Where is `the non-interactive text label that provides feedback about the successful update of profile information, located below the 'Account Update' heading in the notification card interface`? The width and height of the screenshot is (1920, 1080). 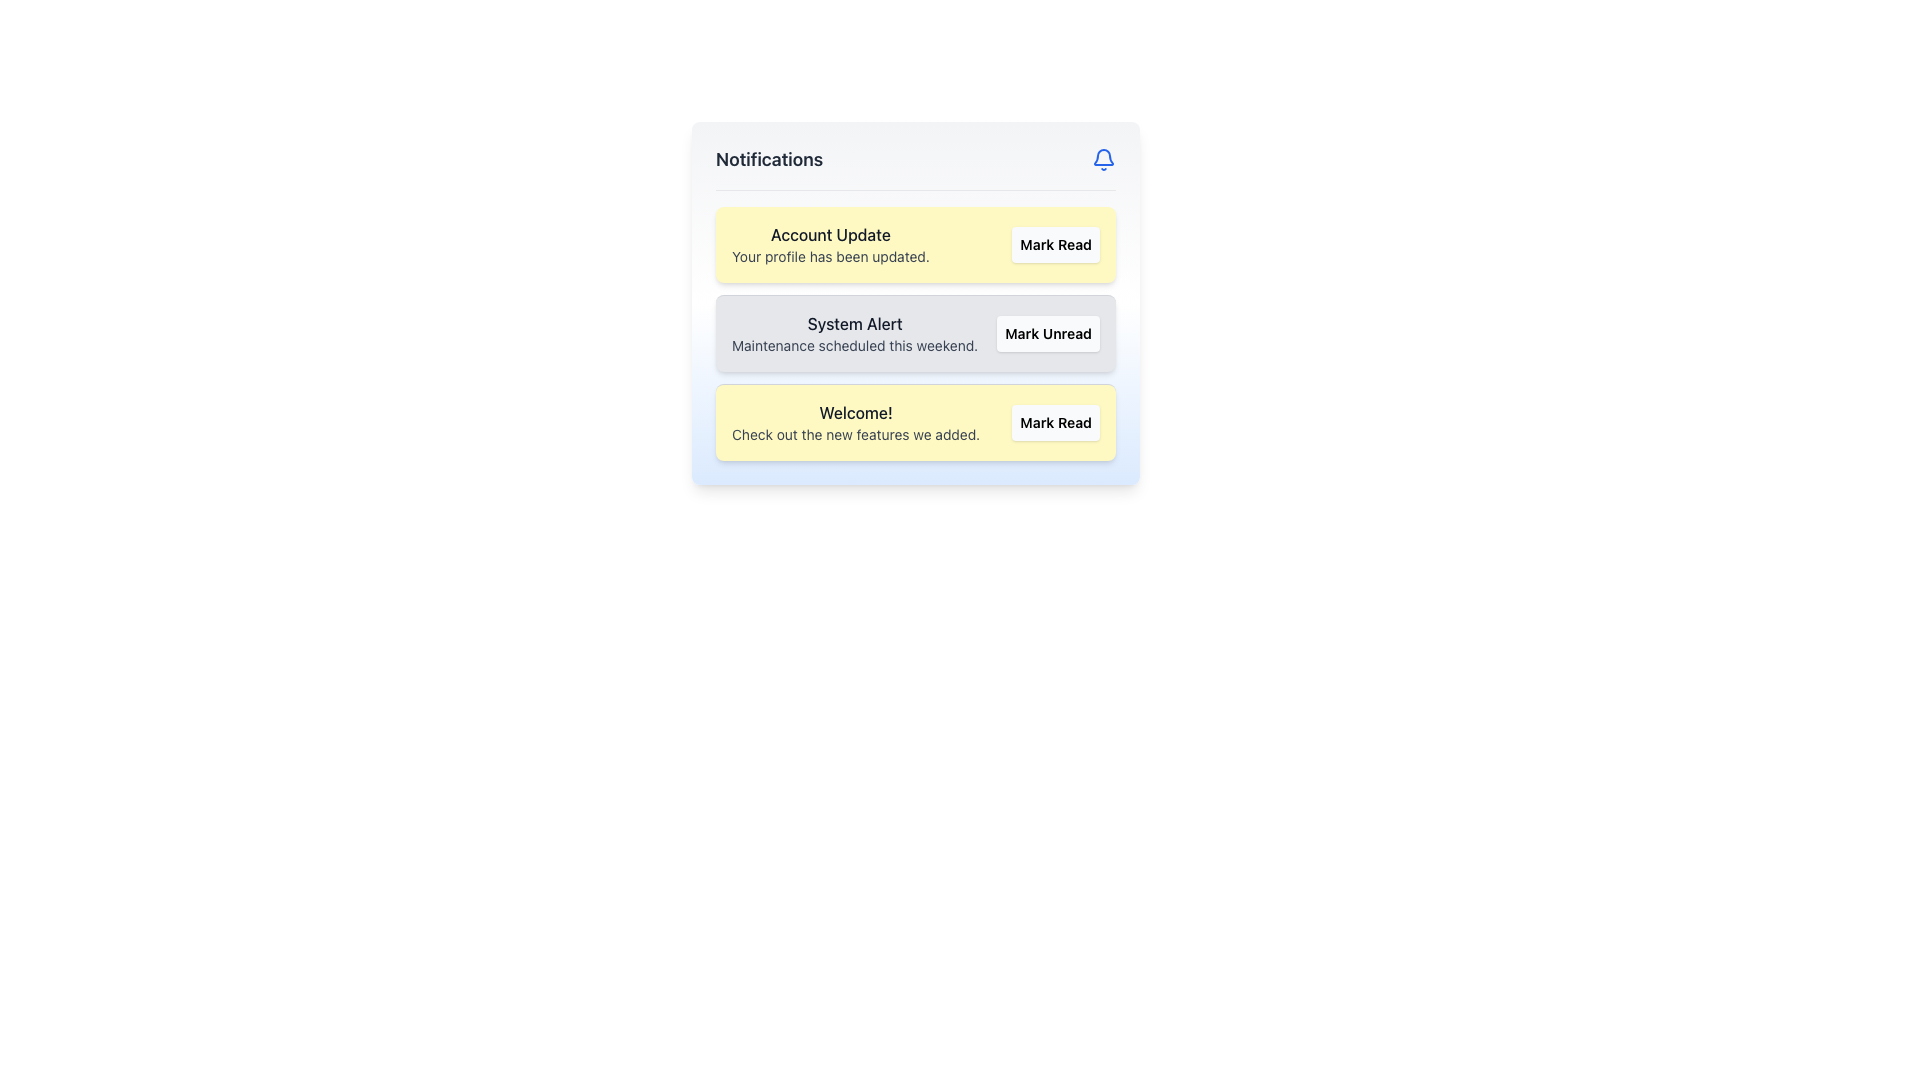
the non-interactive text label that provides feedback about the successful update of profile information, located below the 'Account Update' heading in the notification card interface is located at coordinates (830, 256).